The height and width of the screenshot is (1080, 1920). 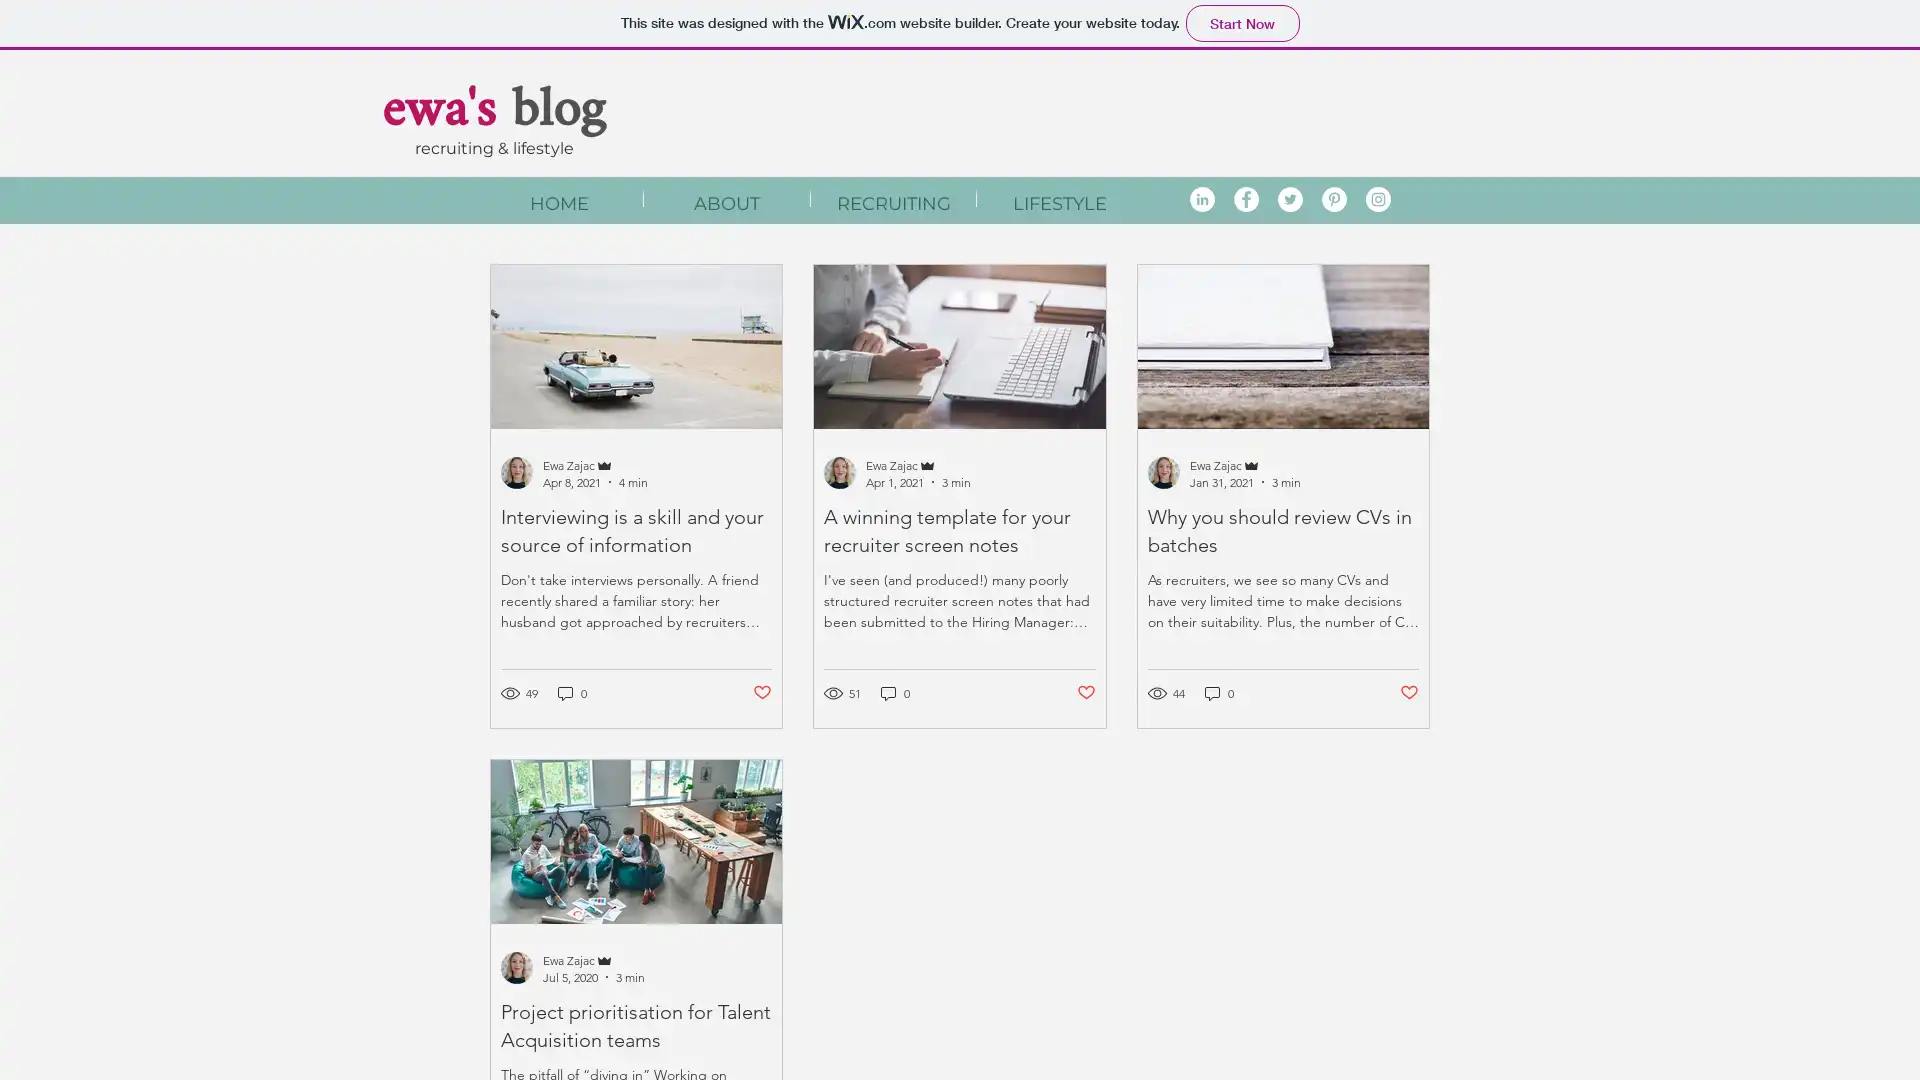 What do you see at coordinates (761, 692) in the screenshot?
I see `Post not marked as liked` at bounding box center [761, 692].